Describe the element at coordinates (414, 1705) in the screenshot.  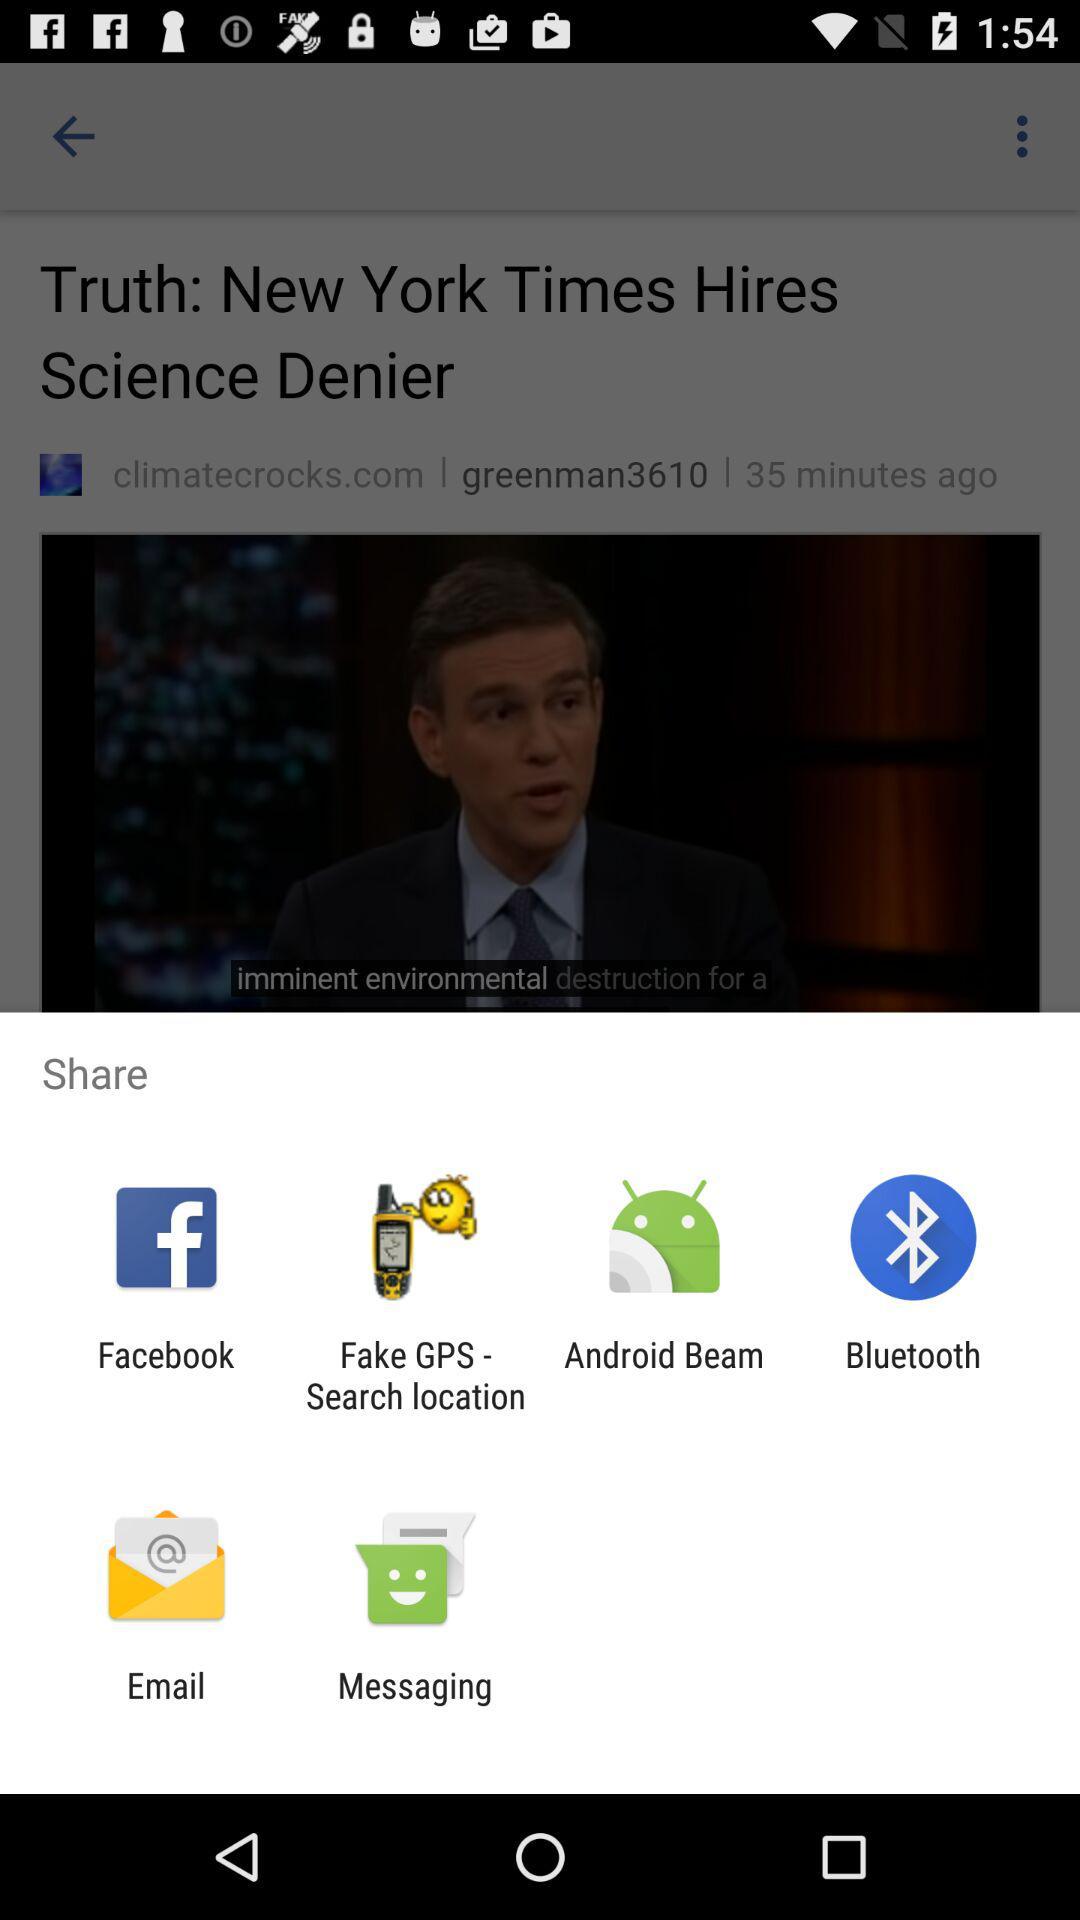
I see `app to the right of the email` at that location.